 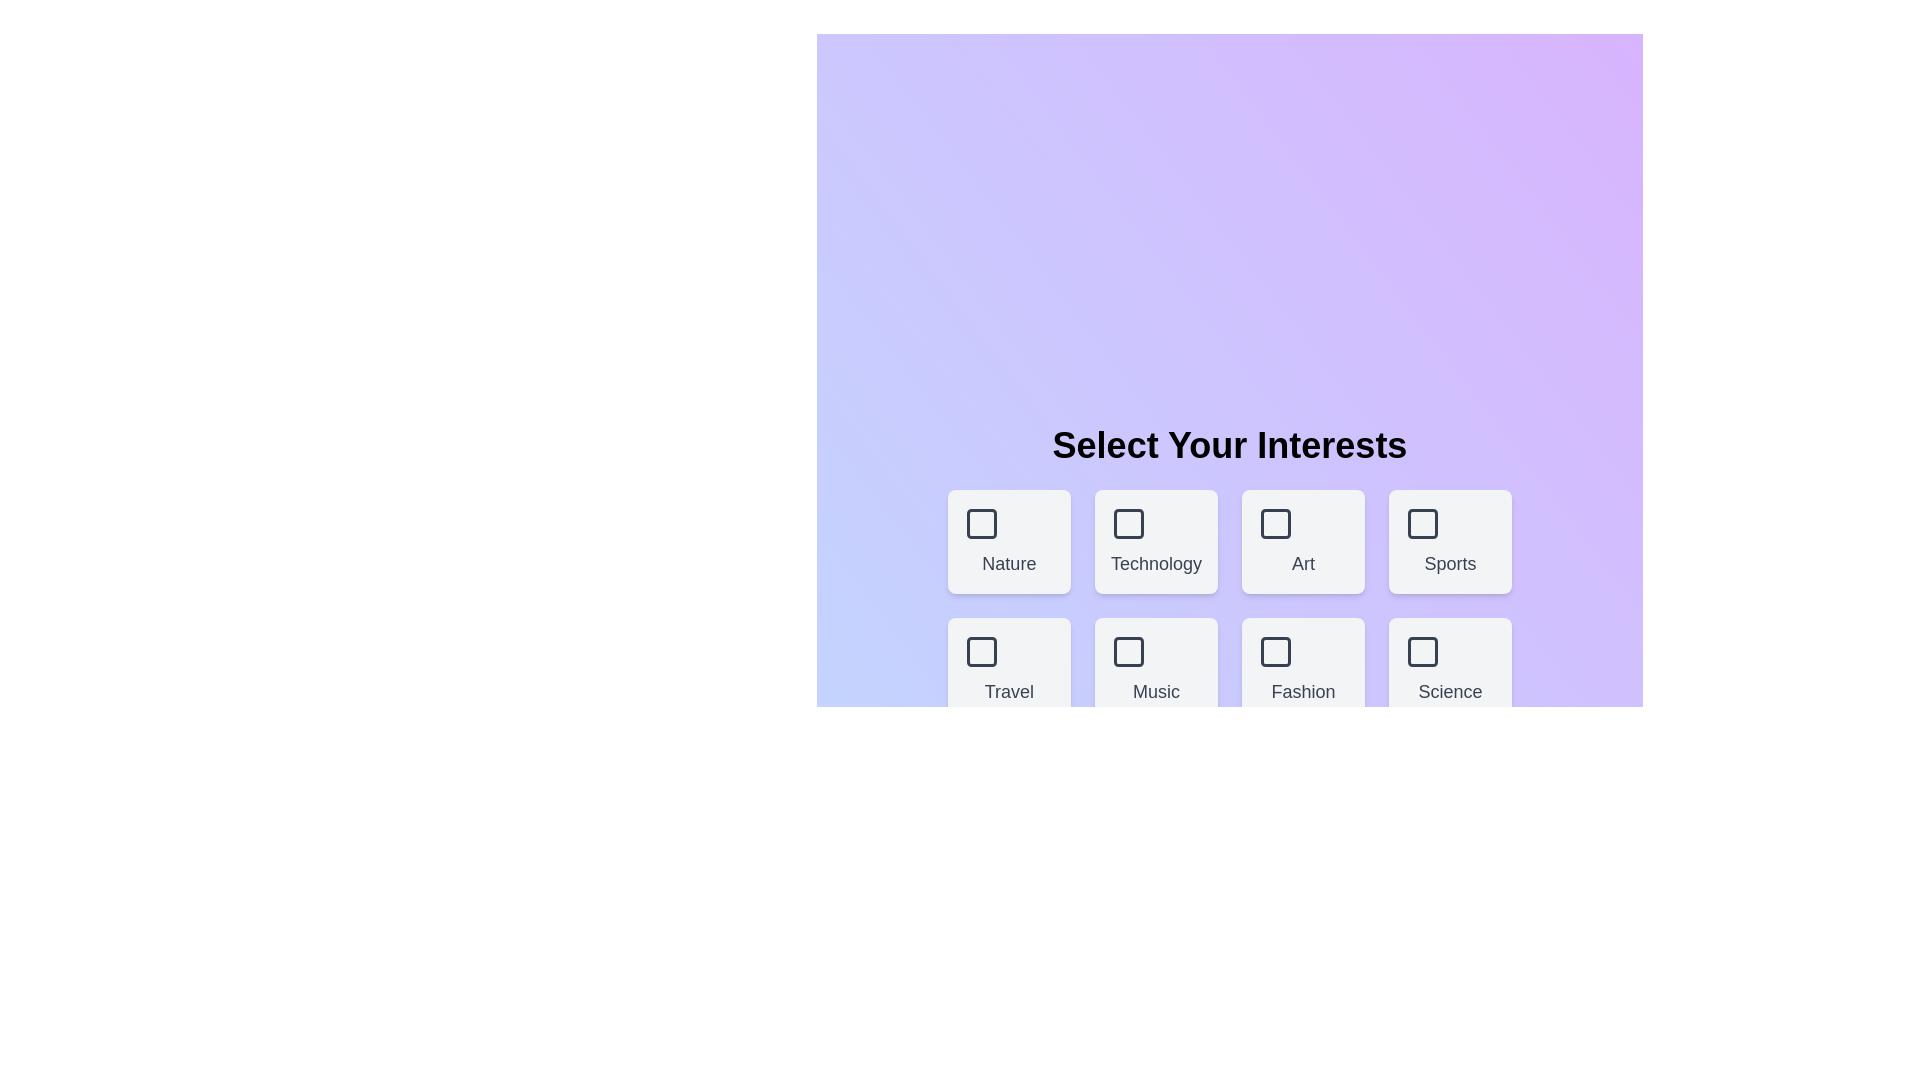 What do you see at coordinates (1449, 670) in the screenshot?
I see `the box corresponding to the theme Science to select or deselect it` at bounding box center [1449, 670].